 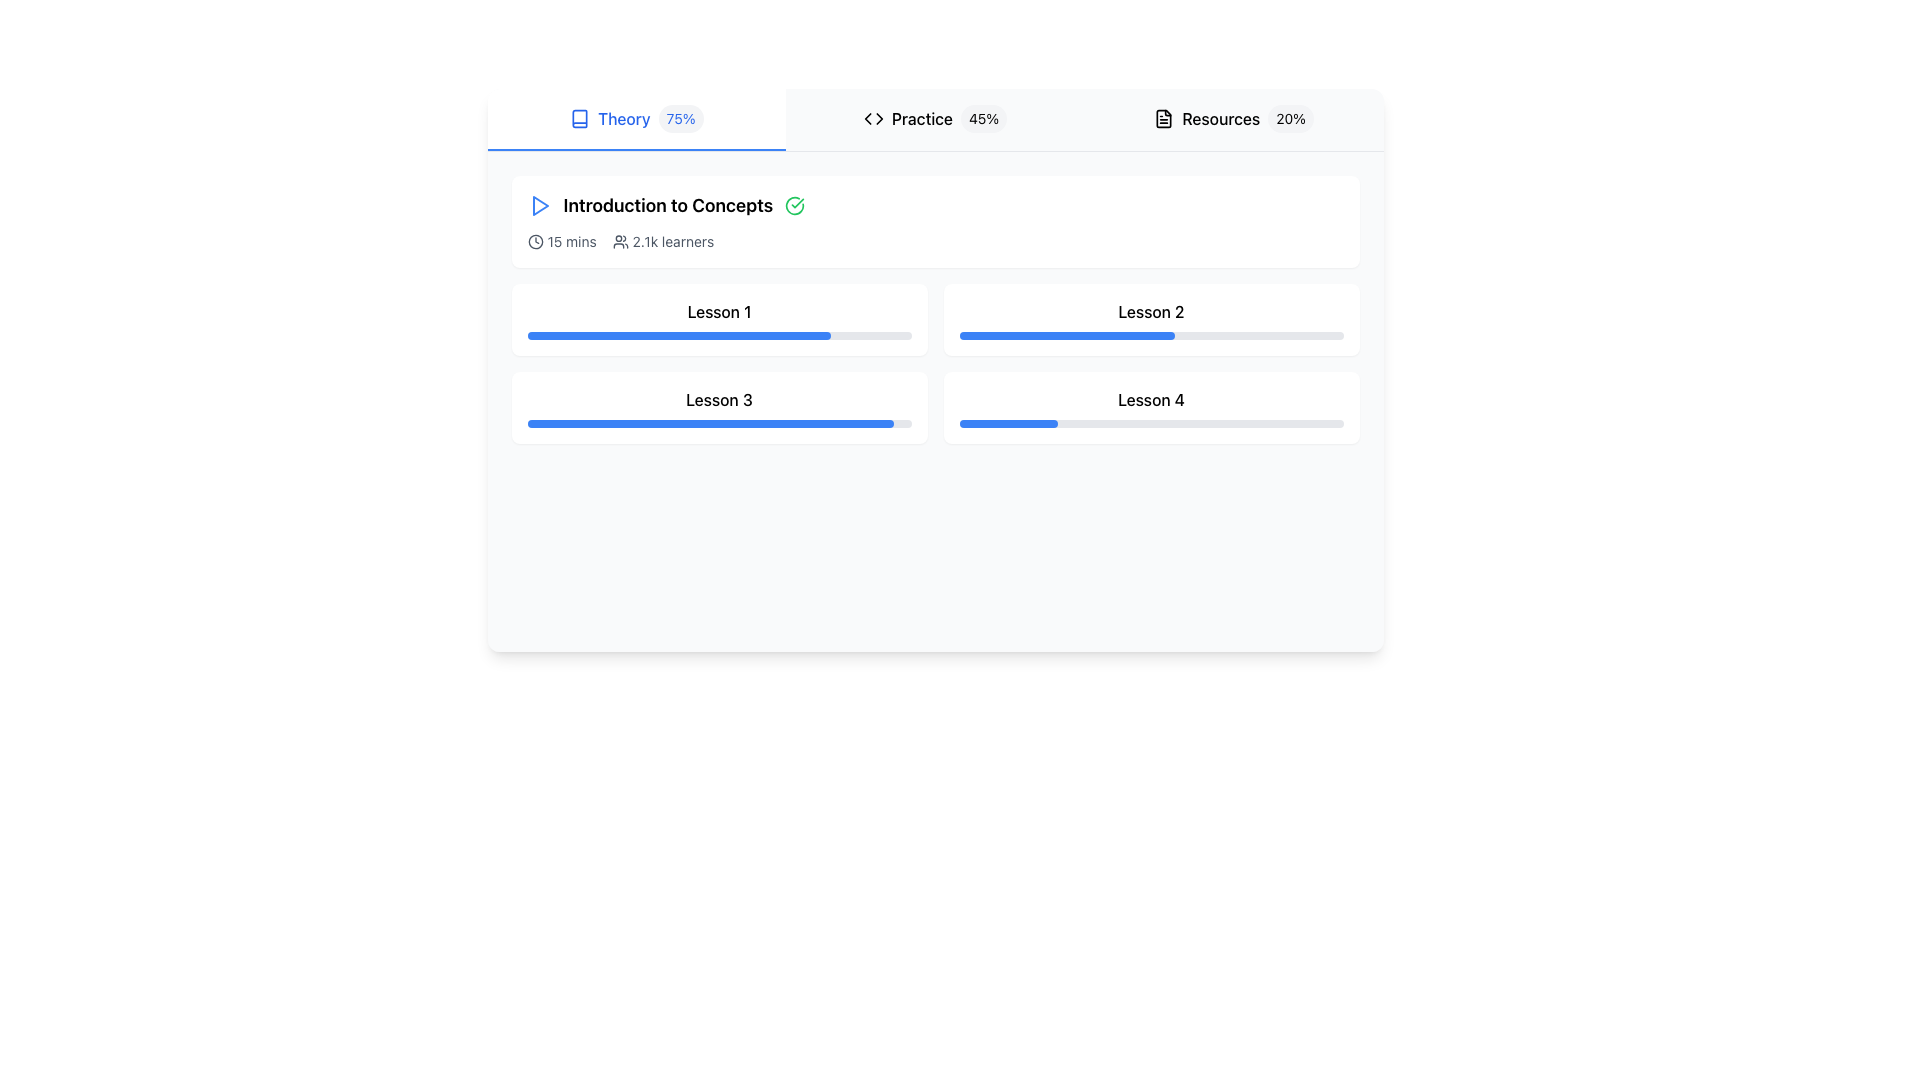 What do you see at coordinates (1233, 119) in the screenshot?
I see `the navigation tab with icon and label located on the top bar, to the right of the 'Practice' tab` at bounding box center [1233, 119].